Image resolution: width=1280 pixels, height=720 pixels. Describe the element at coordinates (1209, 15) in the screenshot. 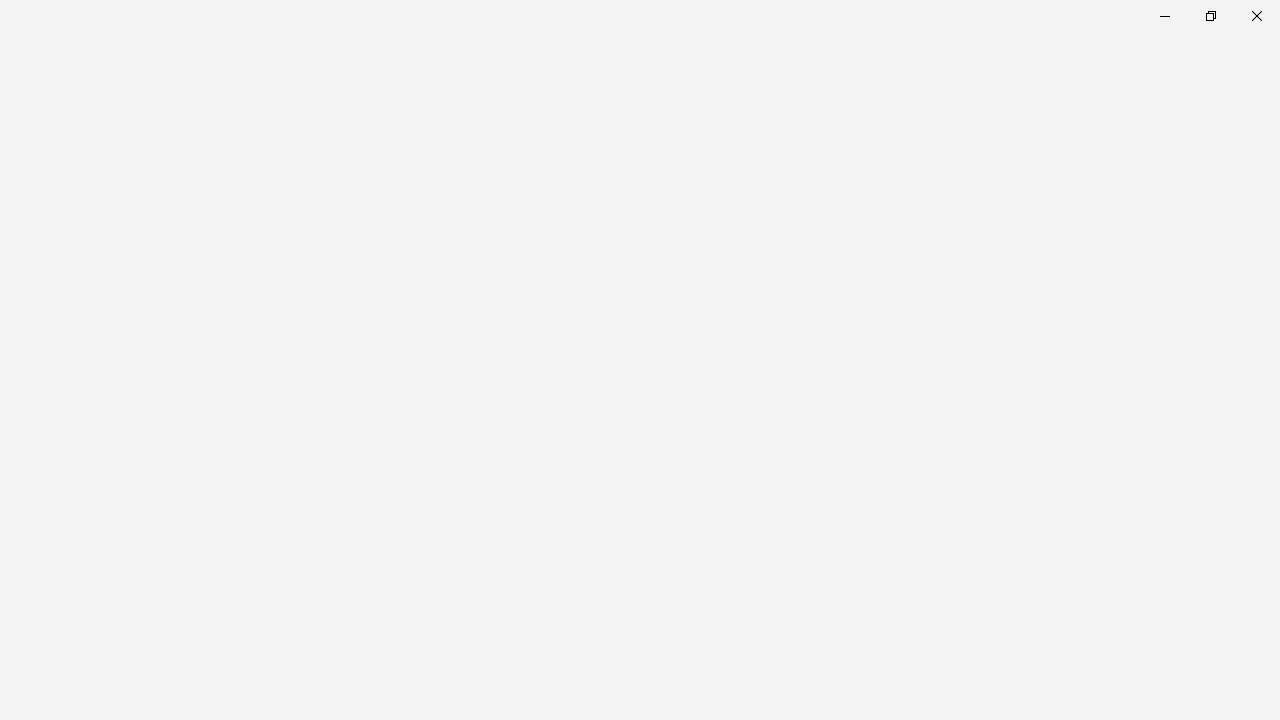

I see `'Restore Calculator'` at that location.